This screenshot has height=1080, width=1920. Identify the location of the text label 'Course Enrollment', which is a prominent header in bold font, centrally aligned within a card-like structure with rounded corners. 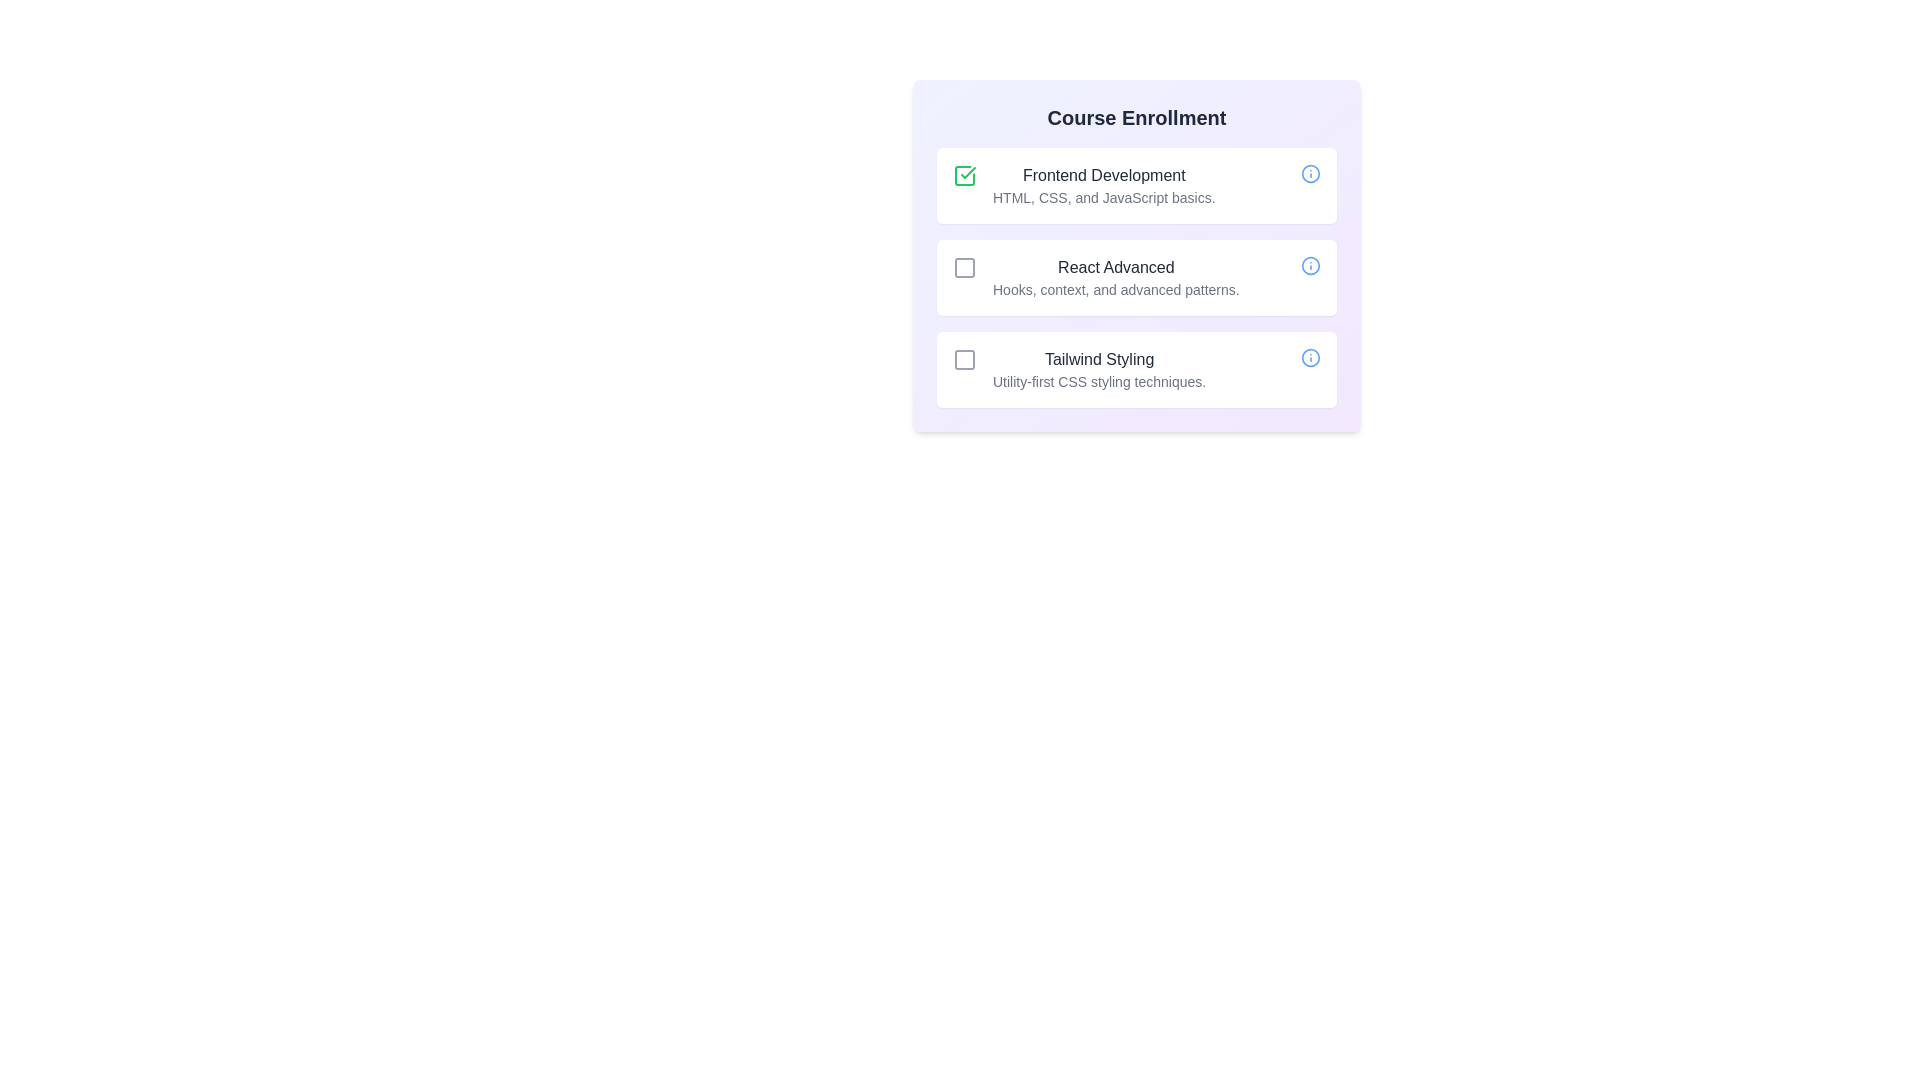
(1137, 118).